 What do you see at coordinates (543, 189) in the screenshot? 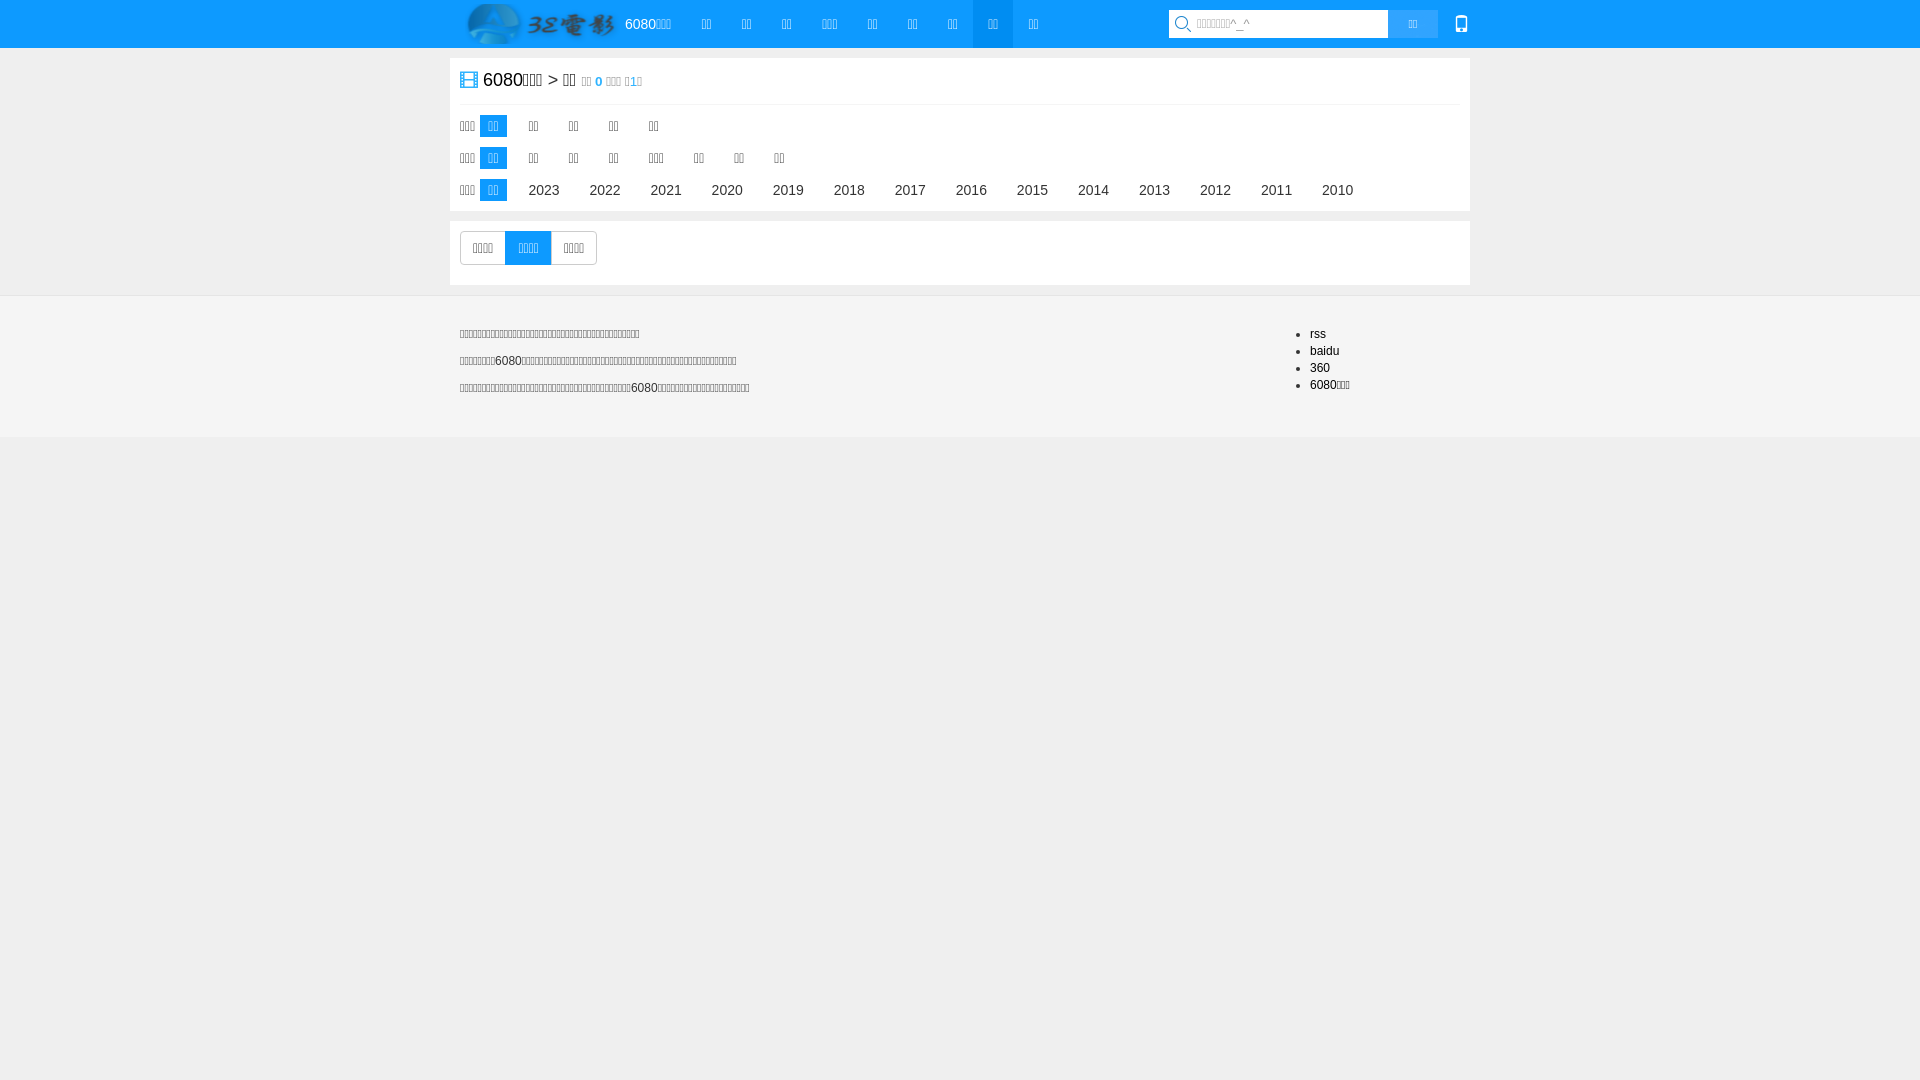
I see `'2023'` at bounding box center [543, 189].